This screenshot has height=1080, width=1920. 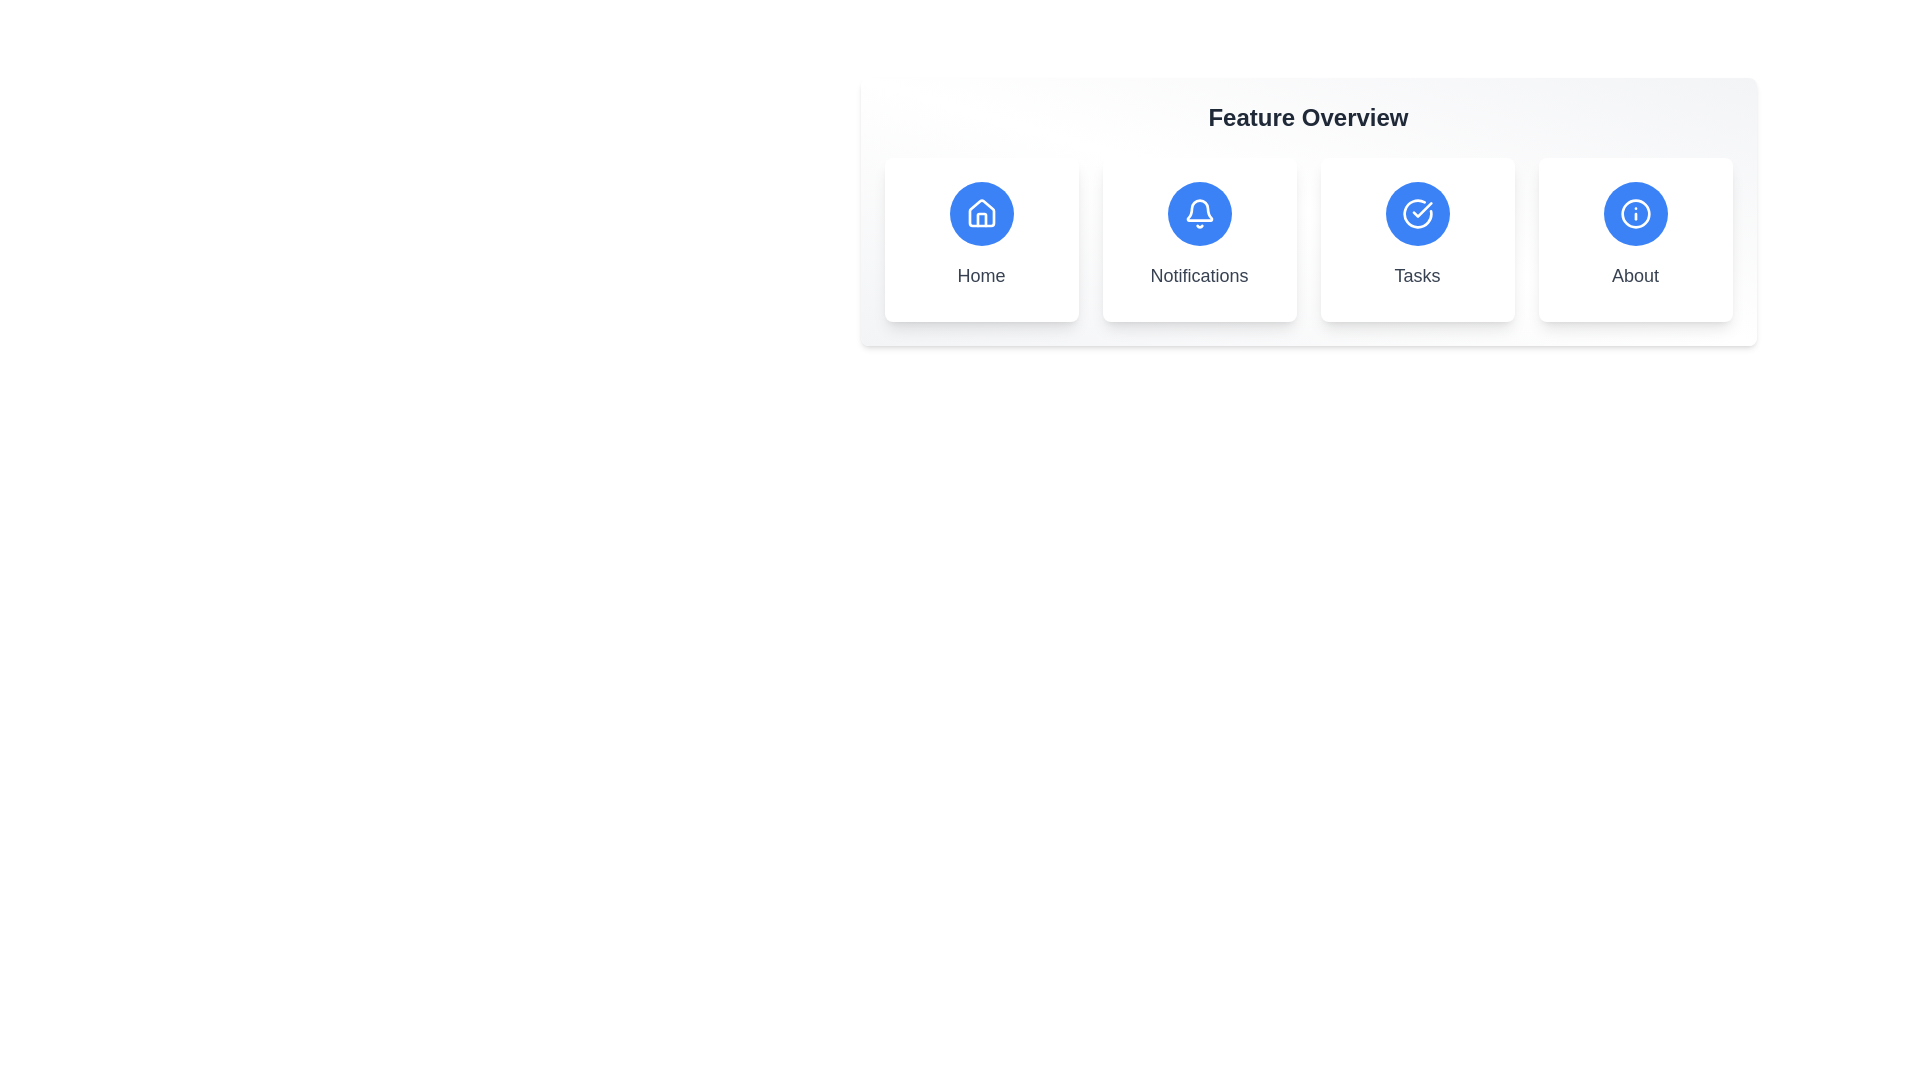 I want to click on the 'Tasks' text label located in the third column below the blue circular checkmark icon, so click(x=1416, y=276).